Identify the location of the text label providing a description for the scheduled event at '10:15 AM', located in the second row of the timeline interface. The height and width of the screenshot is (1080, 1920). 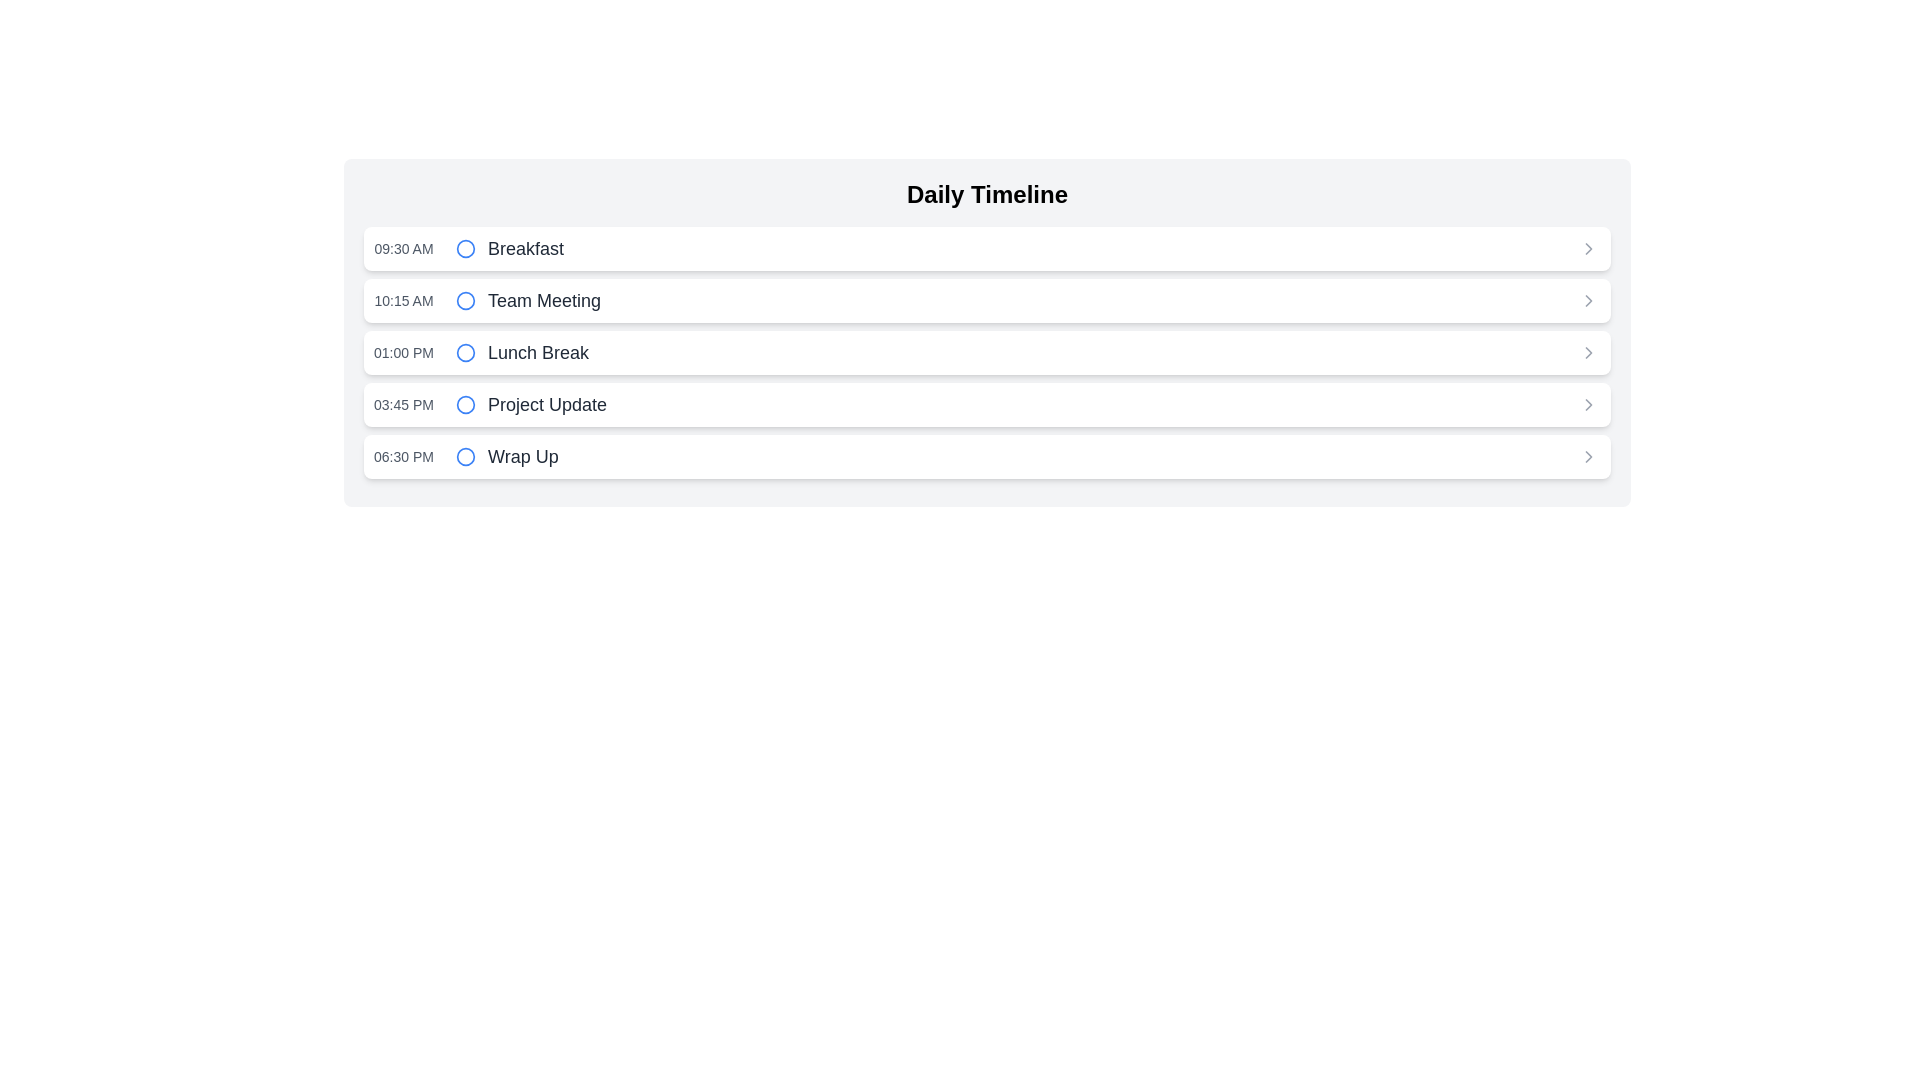
(544, 300).